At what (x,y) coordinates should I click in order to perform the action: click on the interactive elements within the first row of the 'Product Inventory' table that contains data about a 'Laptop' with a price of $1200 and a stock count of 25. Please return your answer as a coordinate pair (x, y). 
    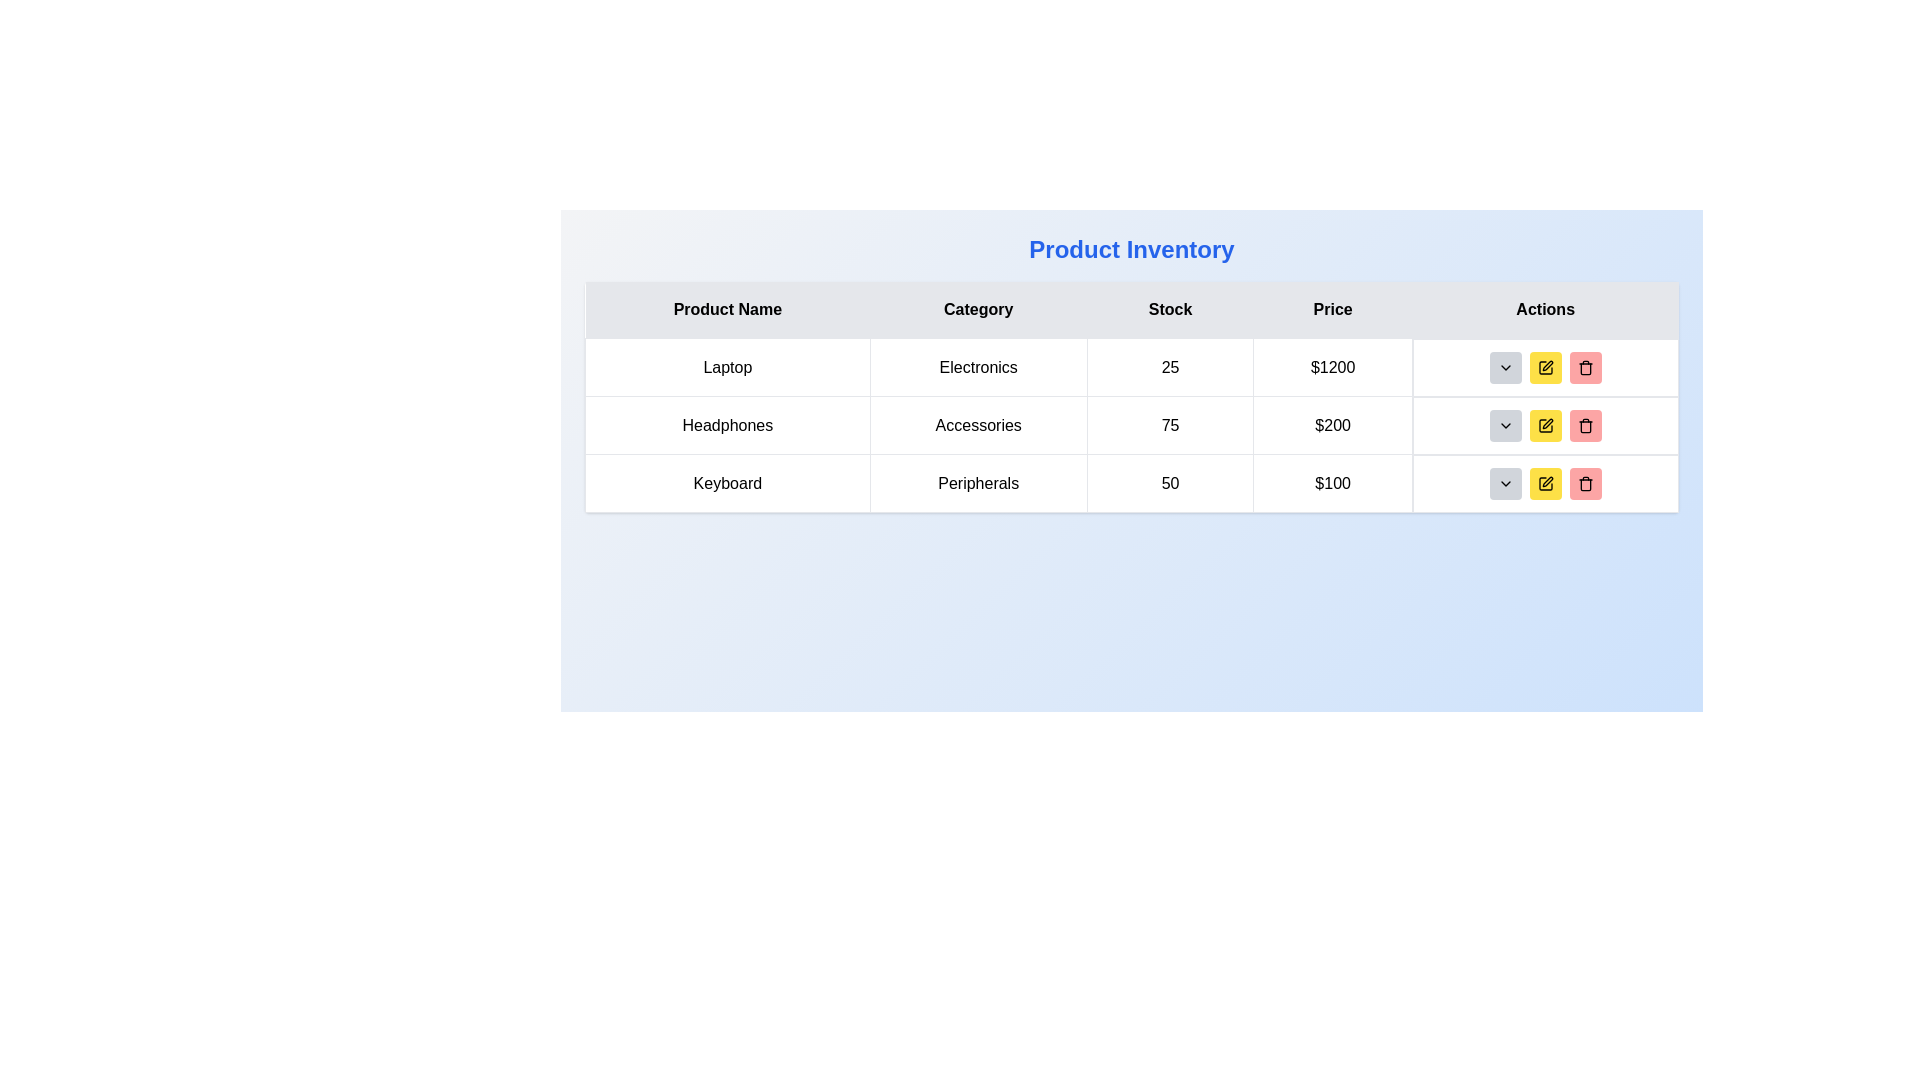
    Looking at the image, I should click on (1132, 367).